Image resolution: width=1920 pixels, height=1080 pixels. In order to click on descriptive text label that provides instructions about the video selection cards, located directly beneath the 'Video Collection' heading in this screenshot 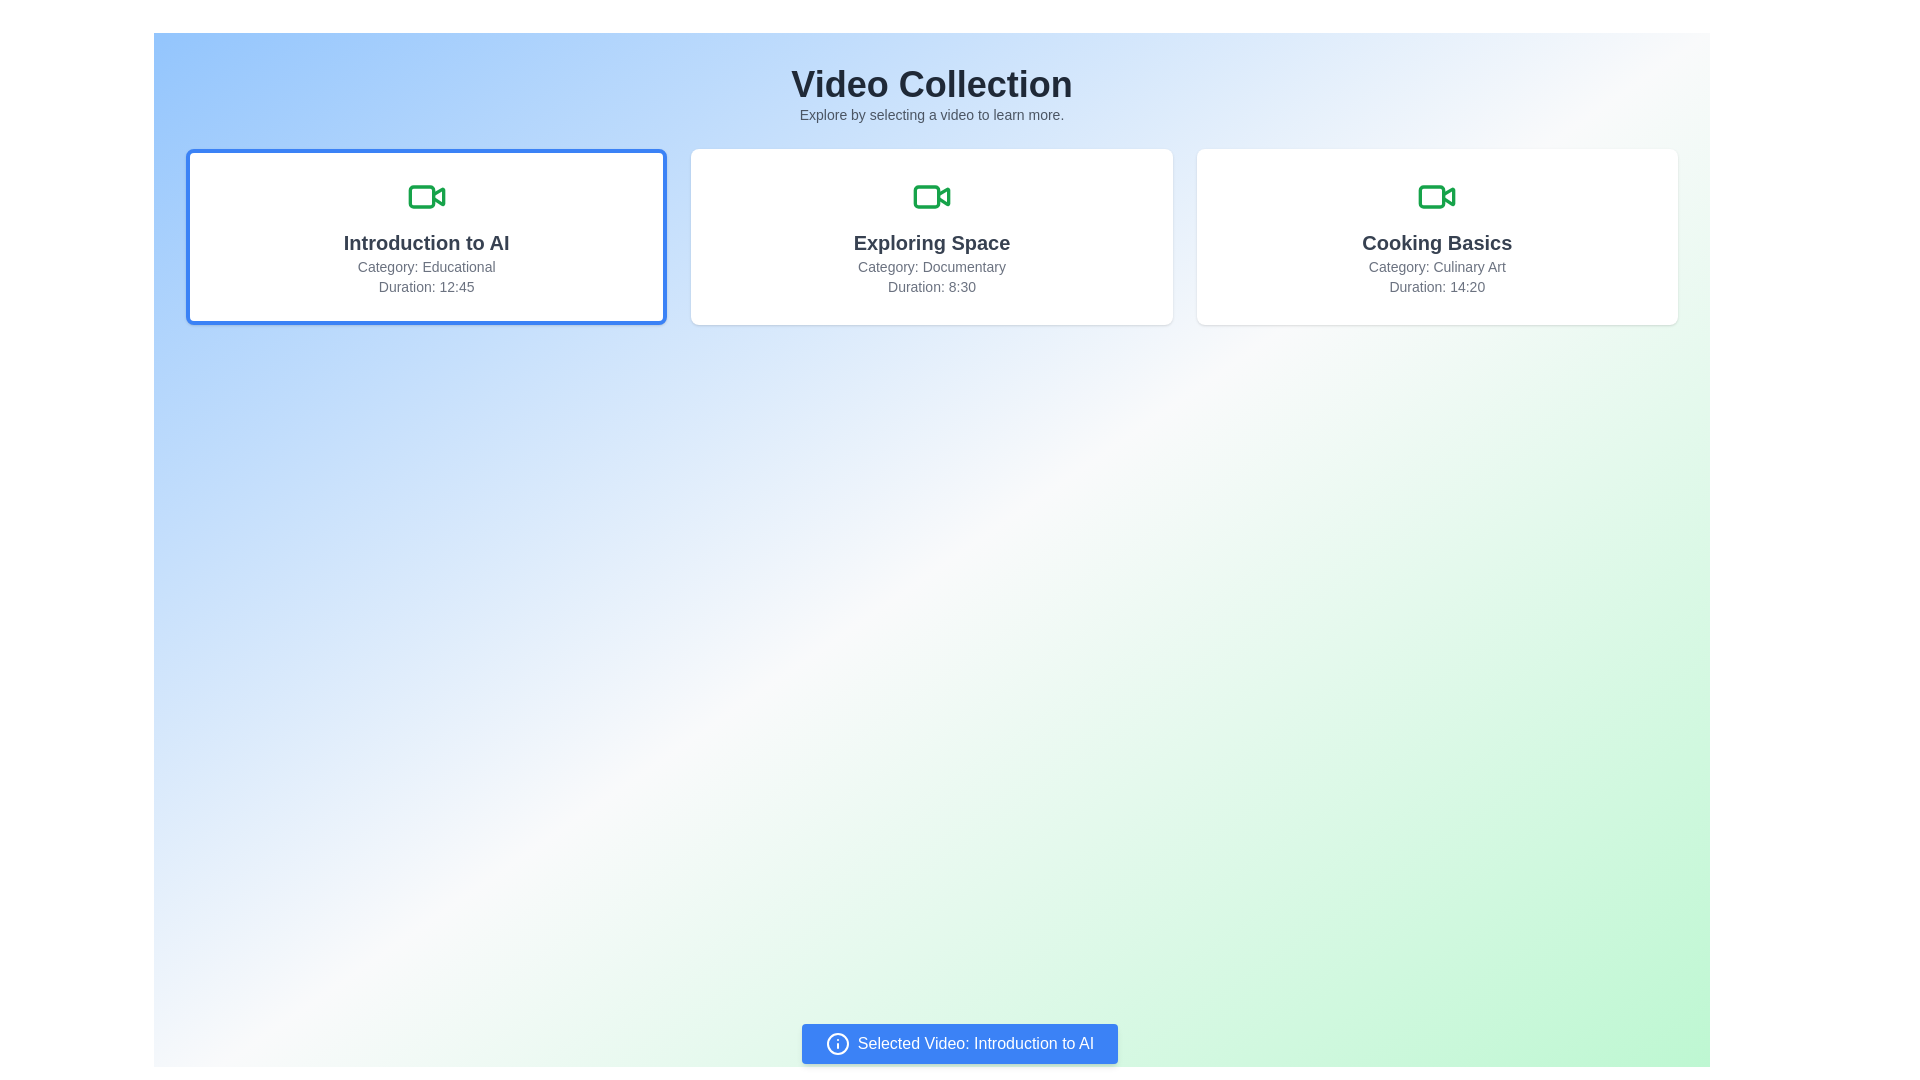, I will do `click(930, 115)`.